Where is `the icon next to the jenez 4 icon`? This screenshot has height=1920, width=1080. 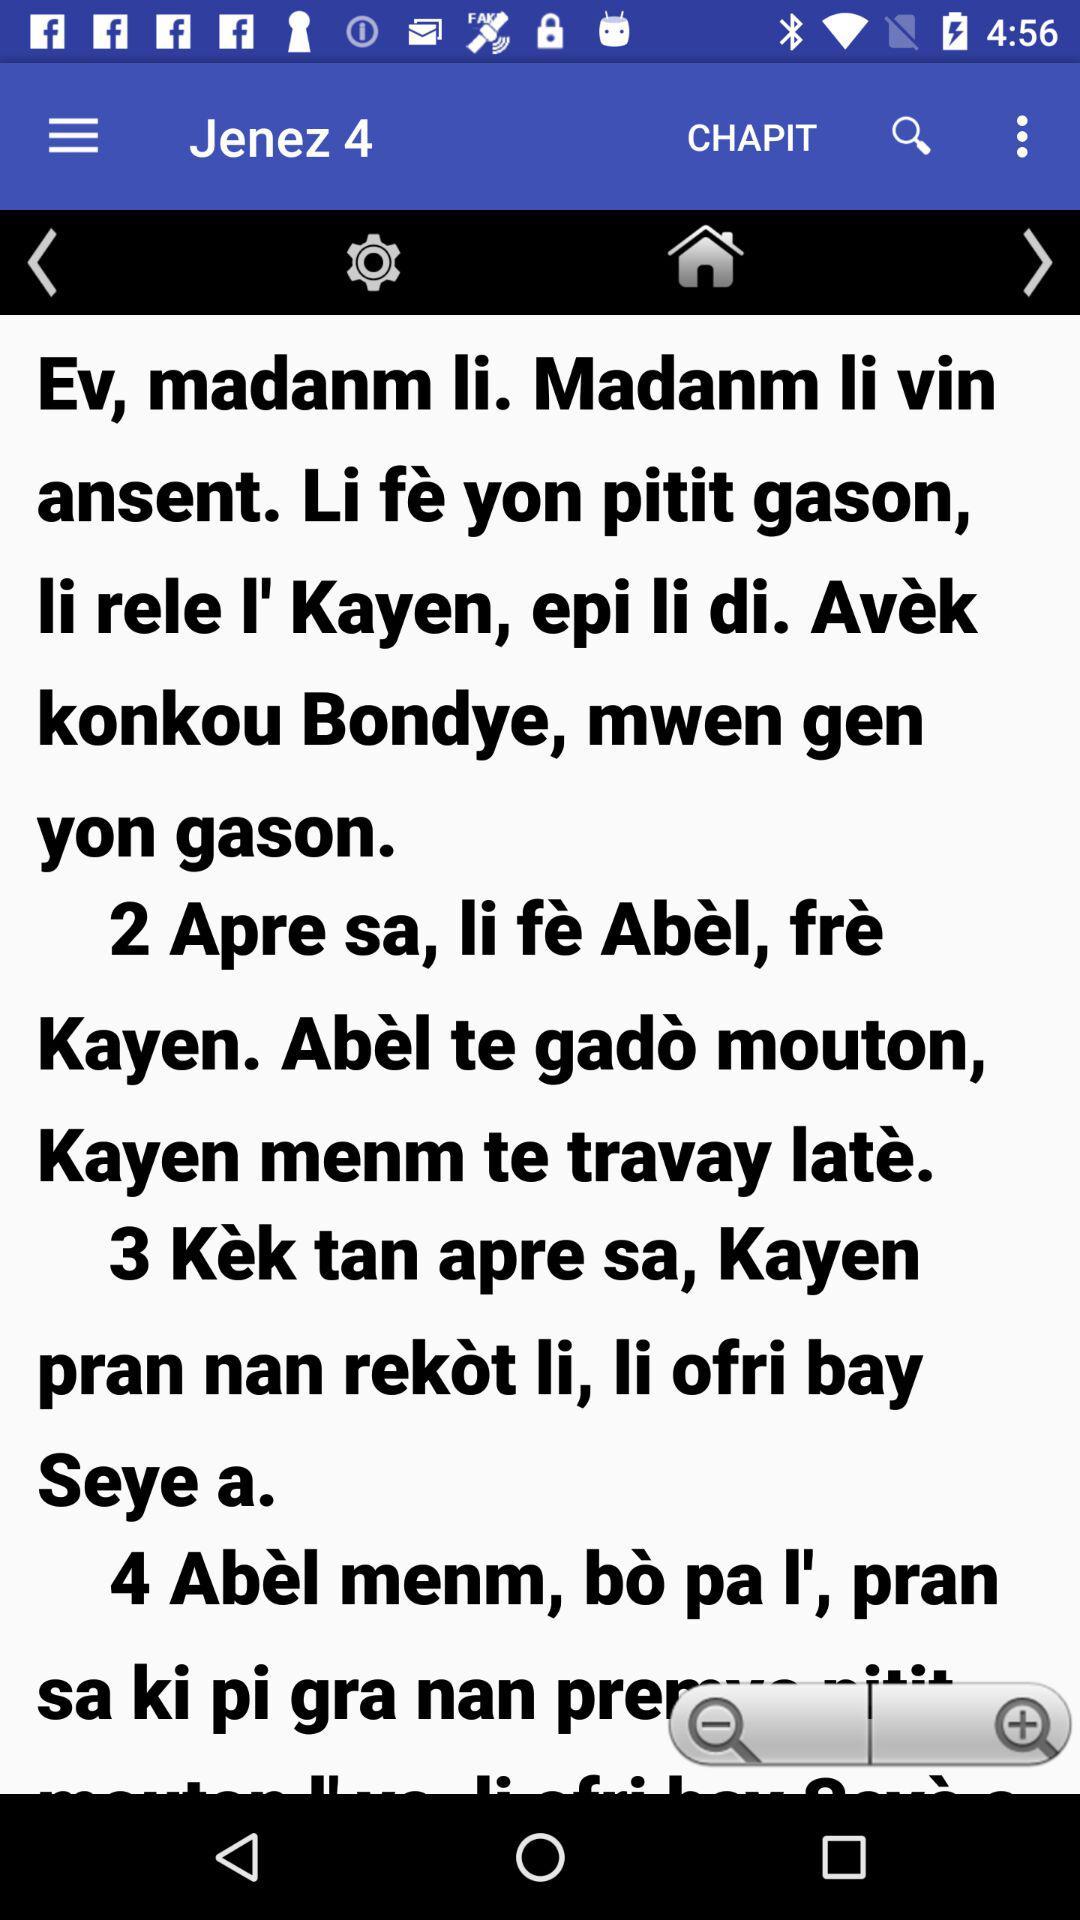 the icon next to the jenez 4 icon is located at coordinates (72, 135).